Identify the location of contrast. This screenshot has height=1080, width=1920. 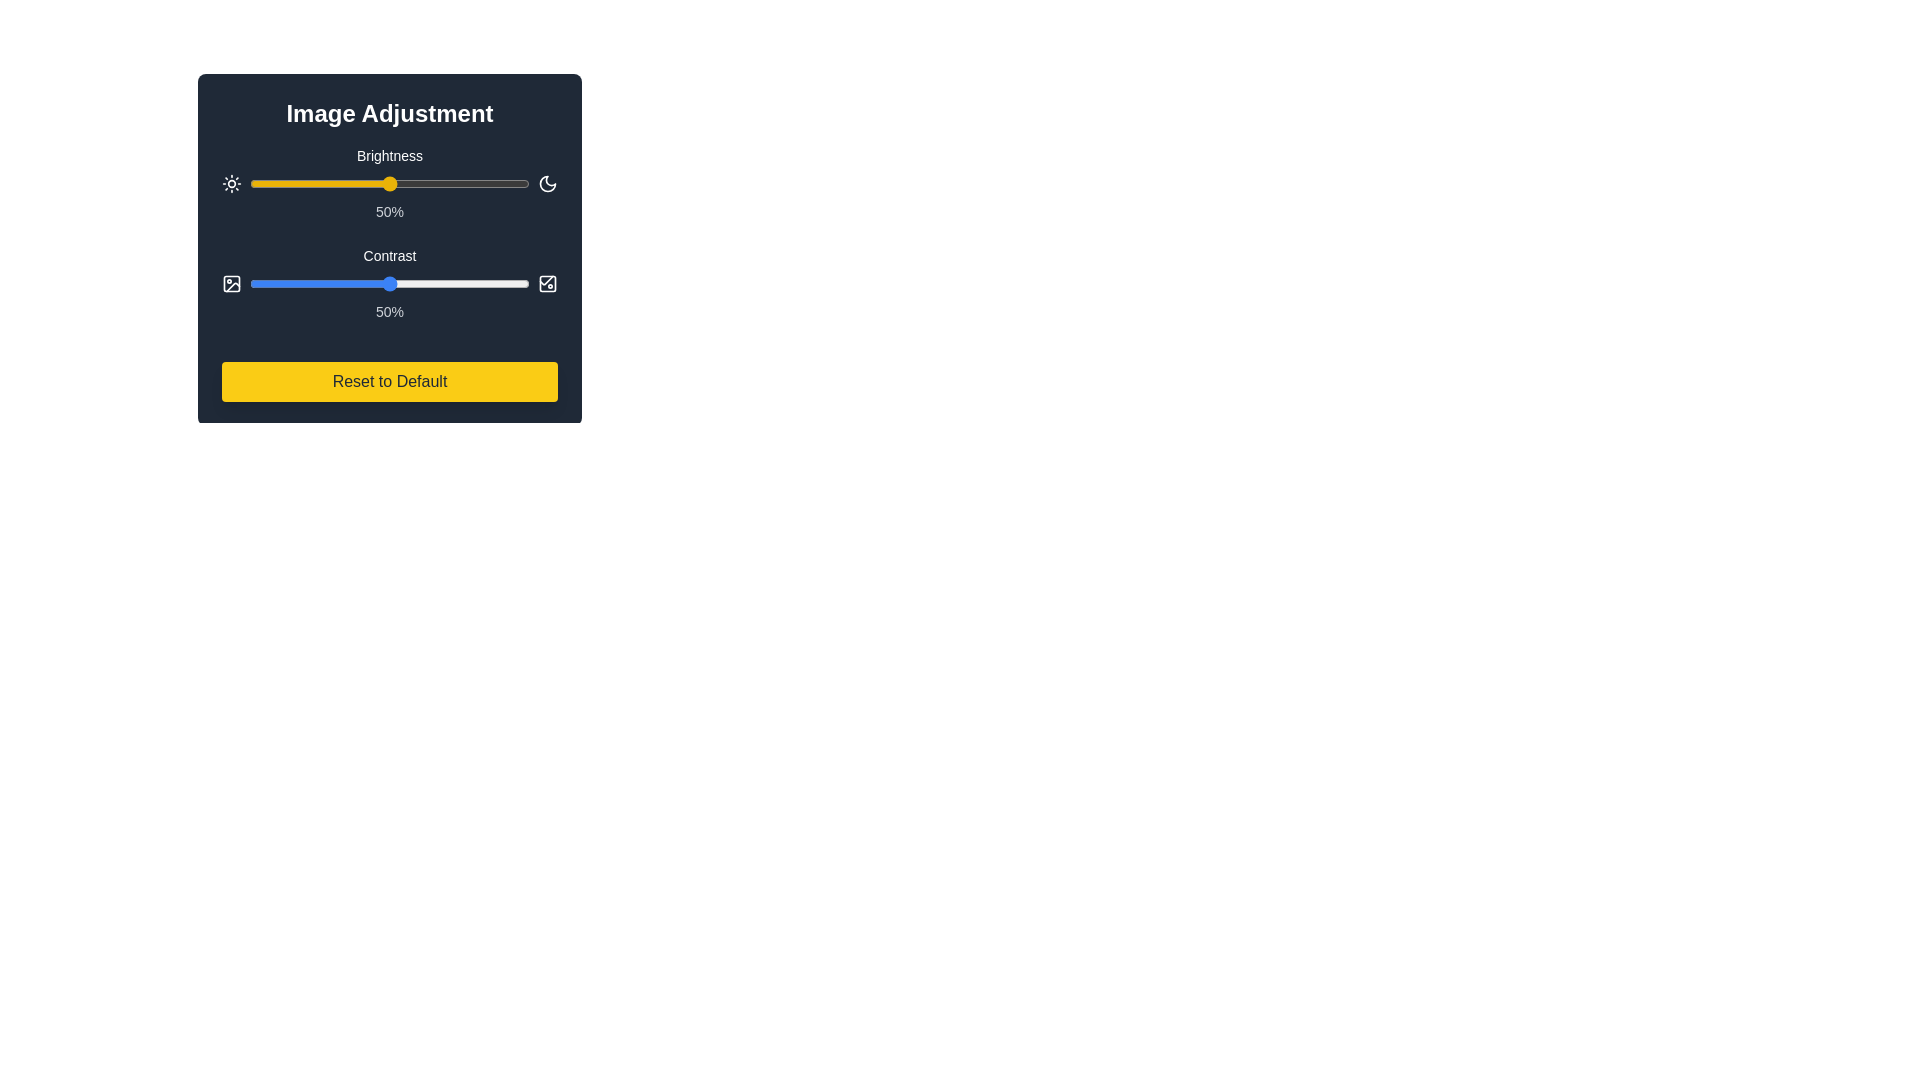
(461, 284).